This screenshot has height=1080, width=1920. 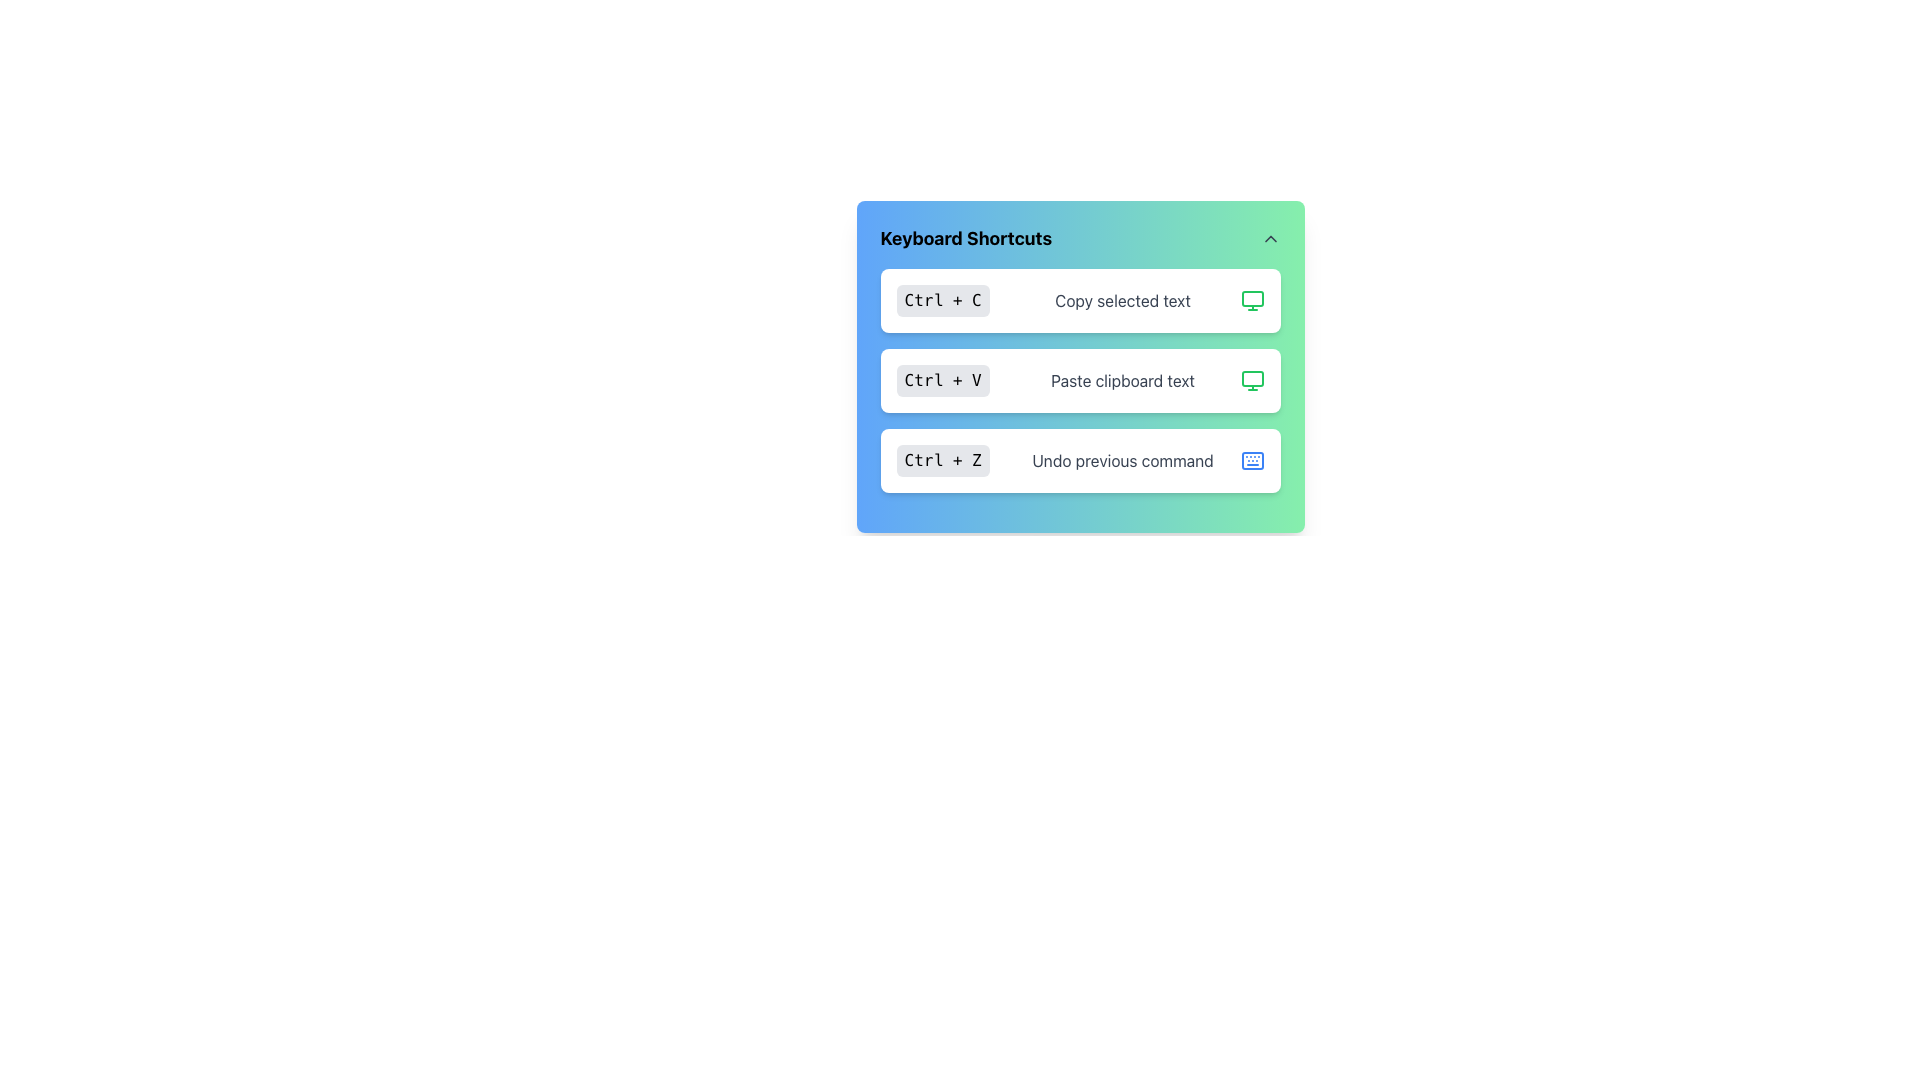 What do you see at coordinates (1251, 461) in the screenshot?
I see `the central rectangular background of the SVG icon representing the keyboard shortcut symbol, which is the largest graphical component in the icon` at bounding box center [1251, 461].